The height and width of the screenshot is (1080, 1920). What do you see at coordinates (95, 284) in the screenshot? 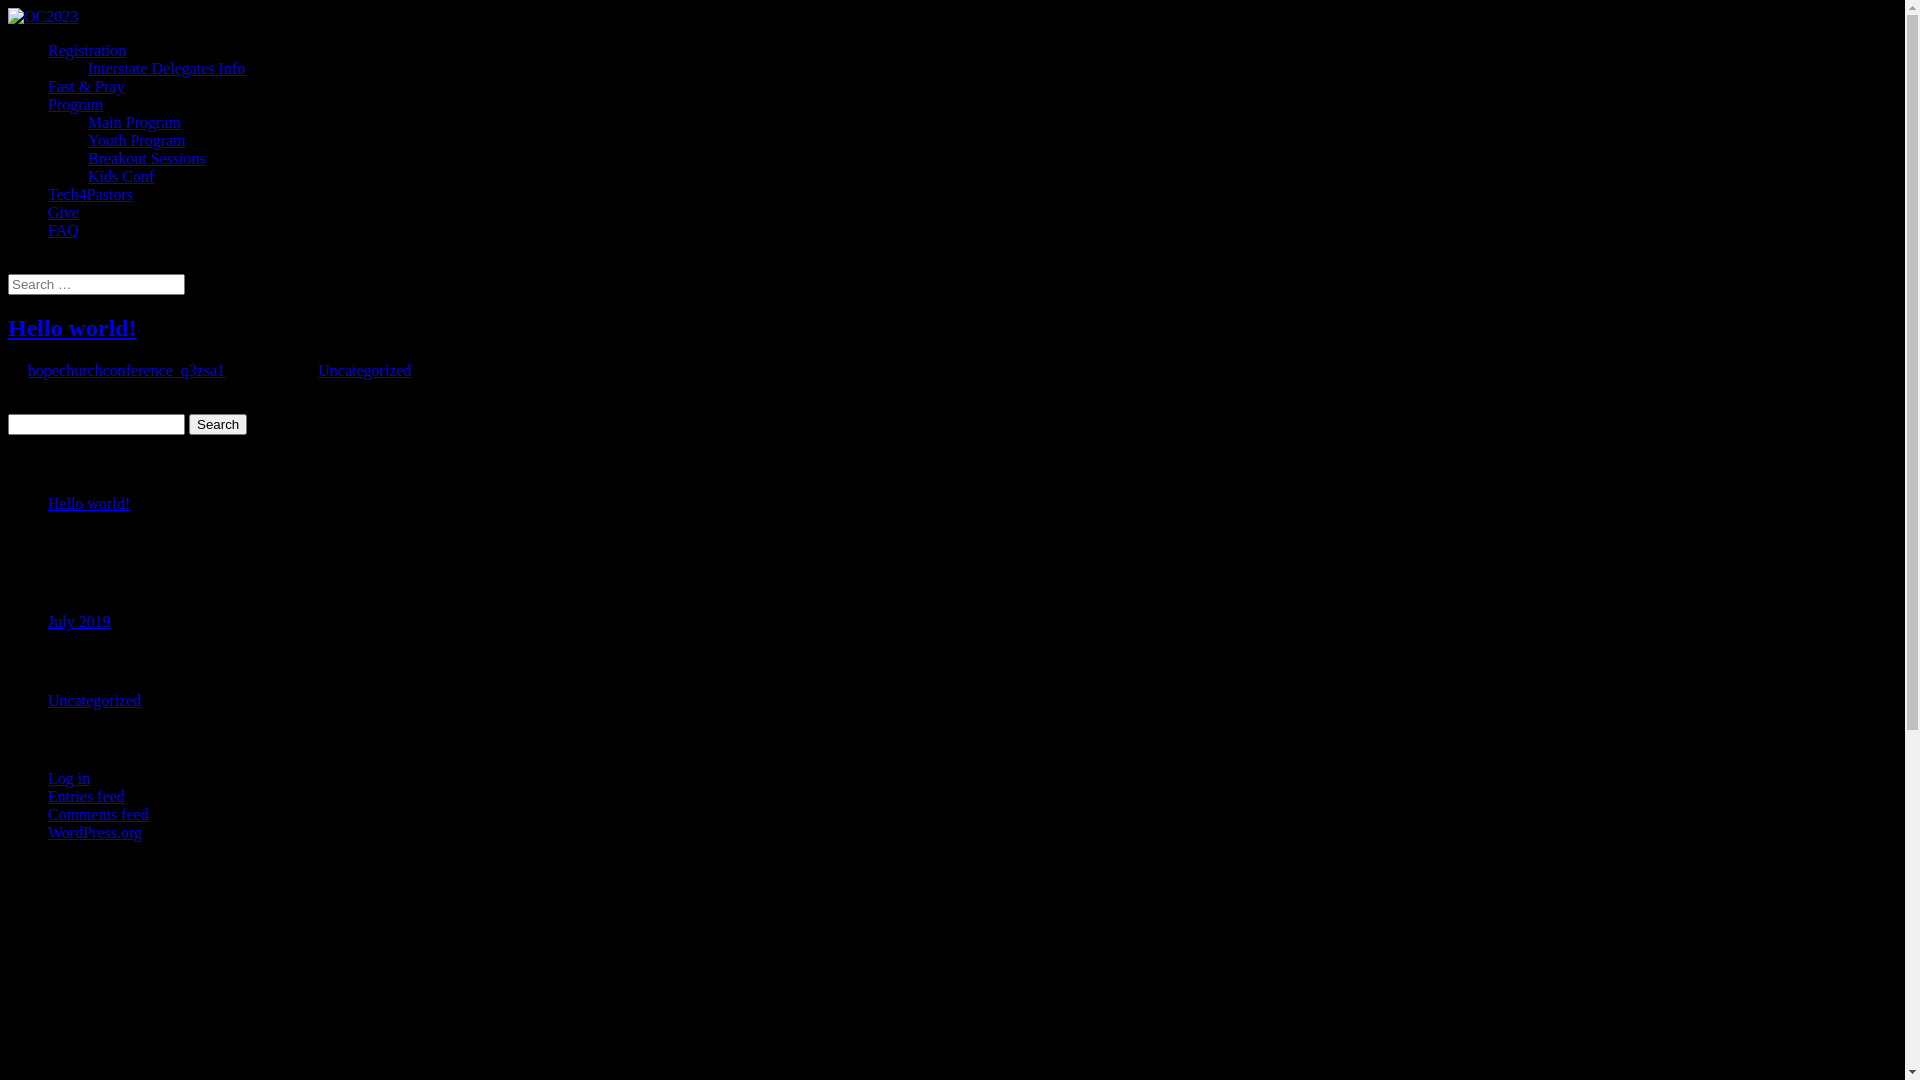
I see `'Search for:'` at bounding box center [95, 284].